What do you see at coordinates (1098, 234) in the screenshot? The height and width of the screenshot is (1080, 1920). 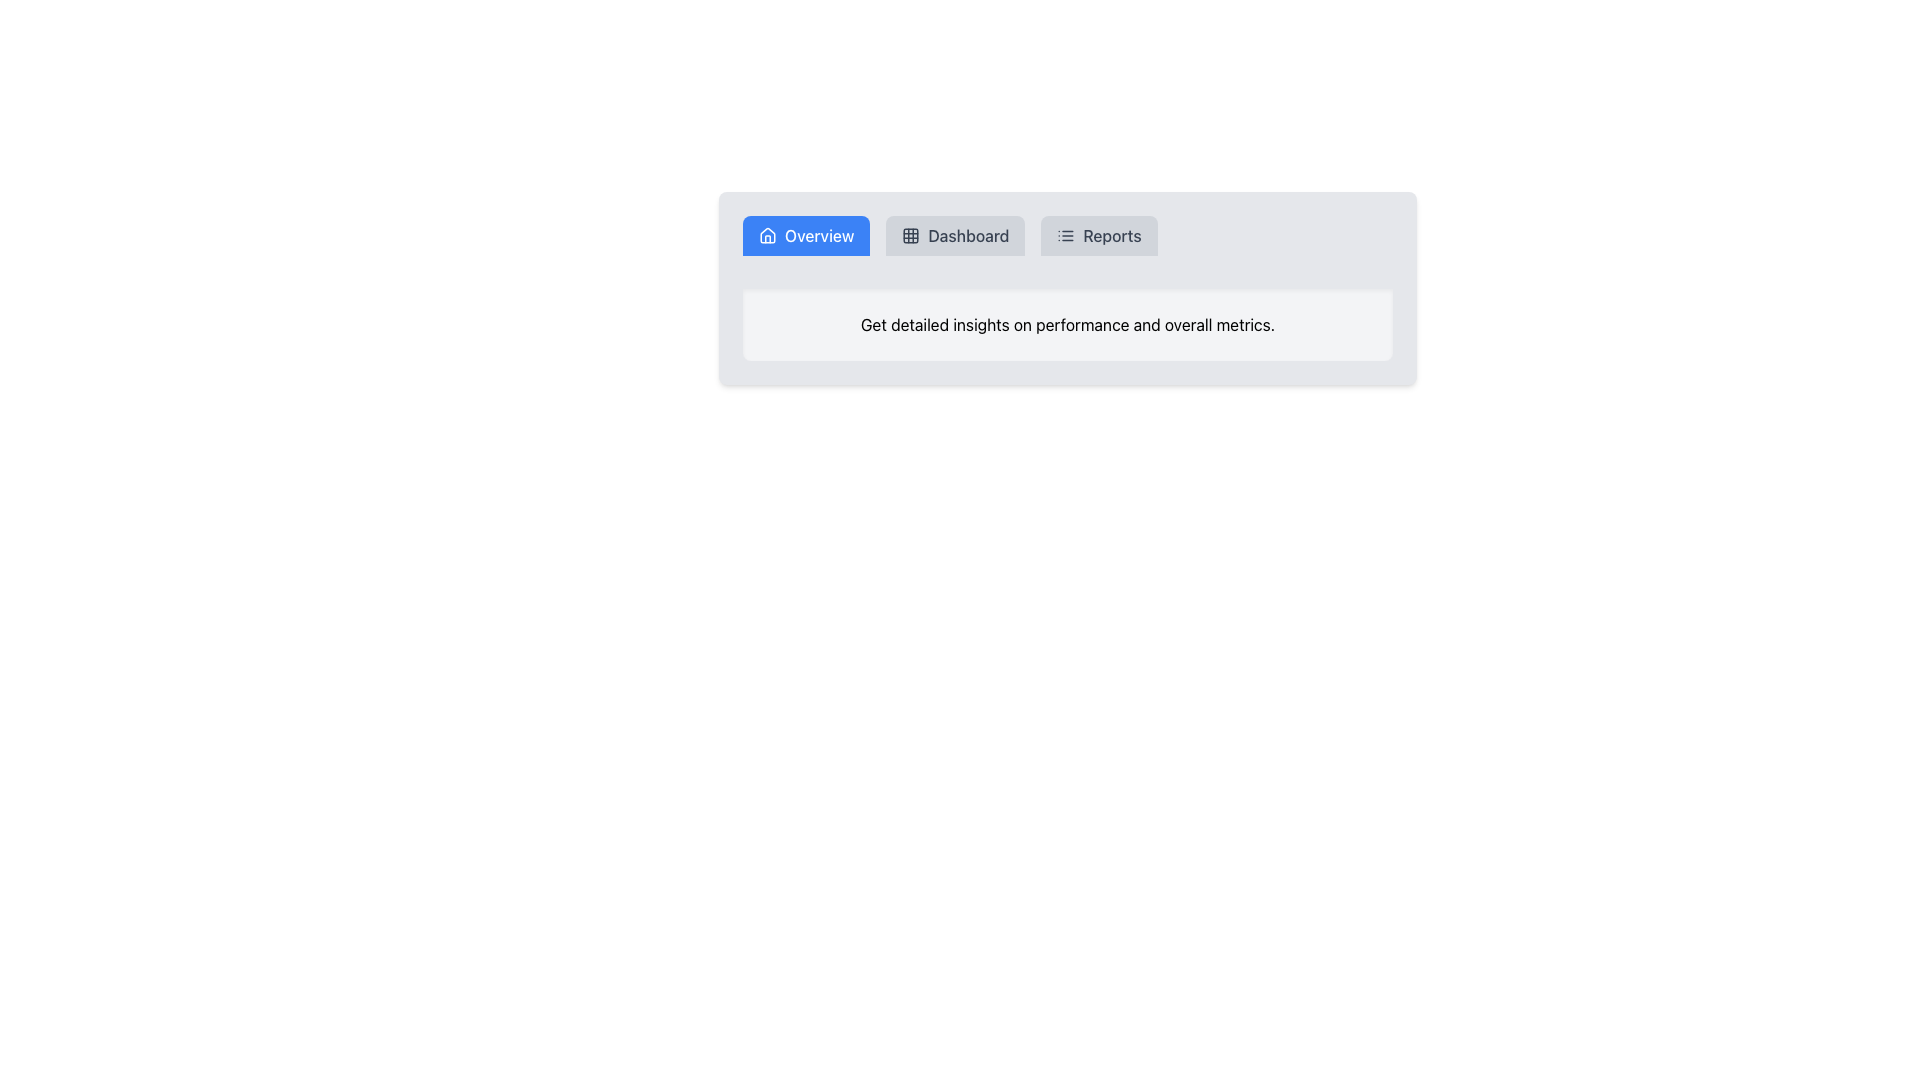 I see `the third navigation tab button that leads` at bounding box center [1098, 234].